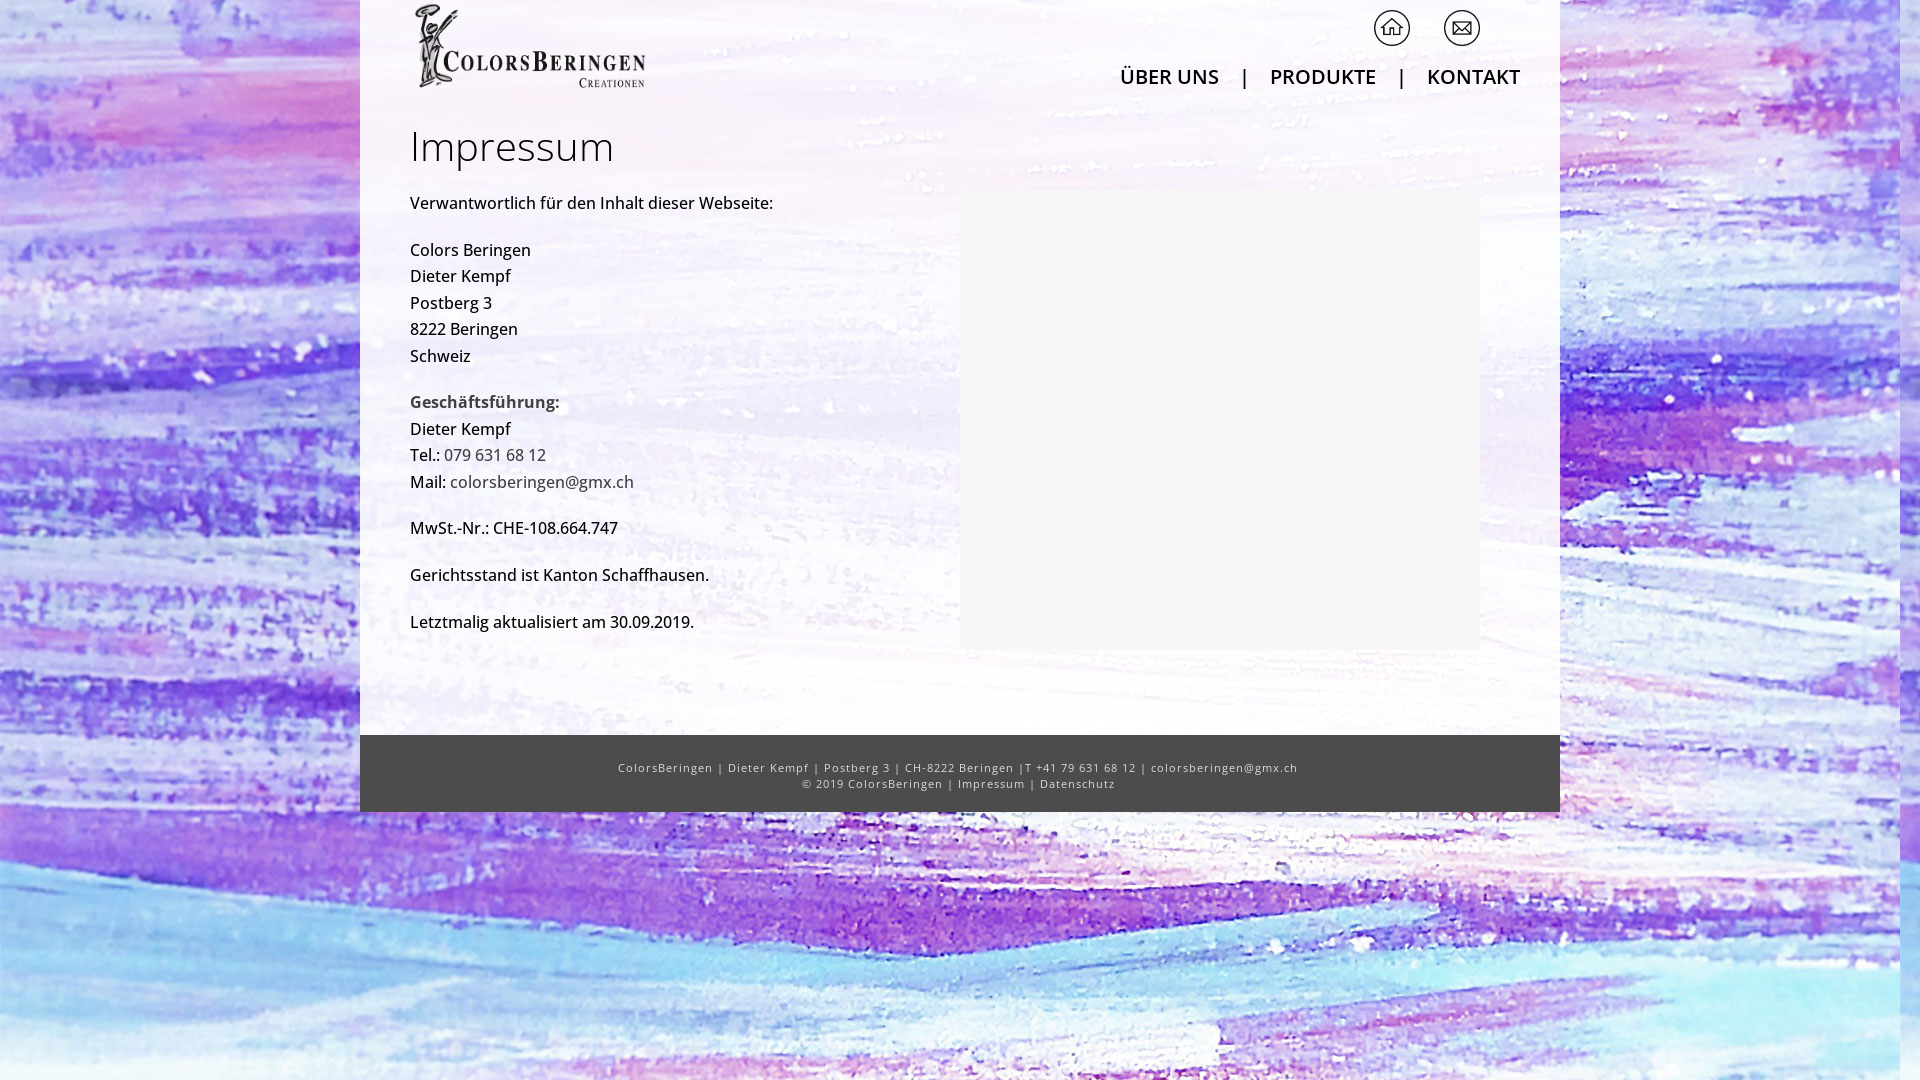 This screenshot has height=1080, width=1920. What do you see at coordinates (1243, 73) in the screenshot?
I see `'|'` at bounding box center [1243, 73].